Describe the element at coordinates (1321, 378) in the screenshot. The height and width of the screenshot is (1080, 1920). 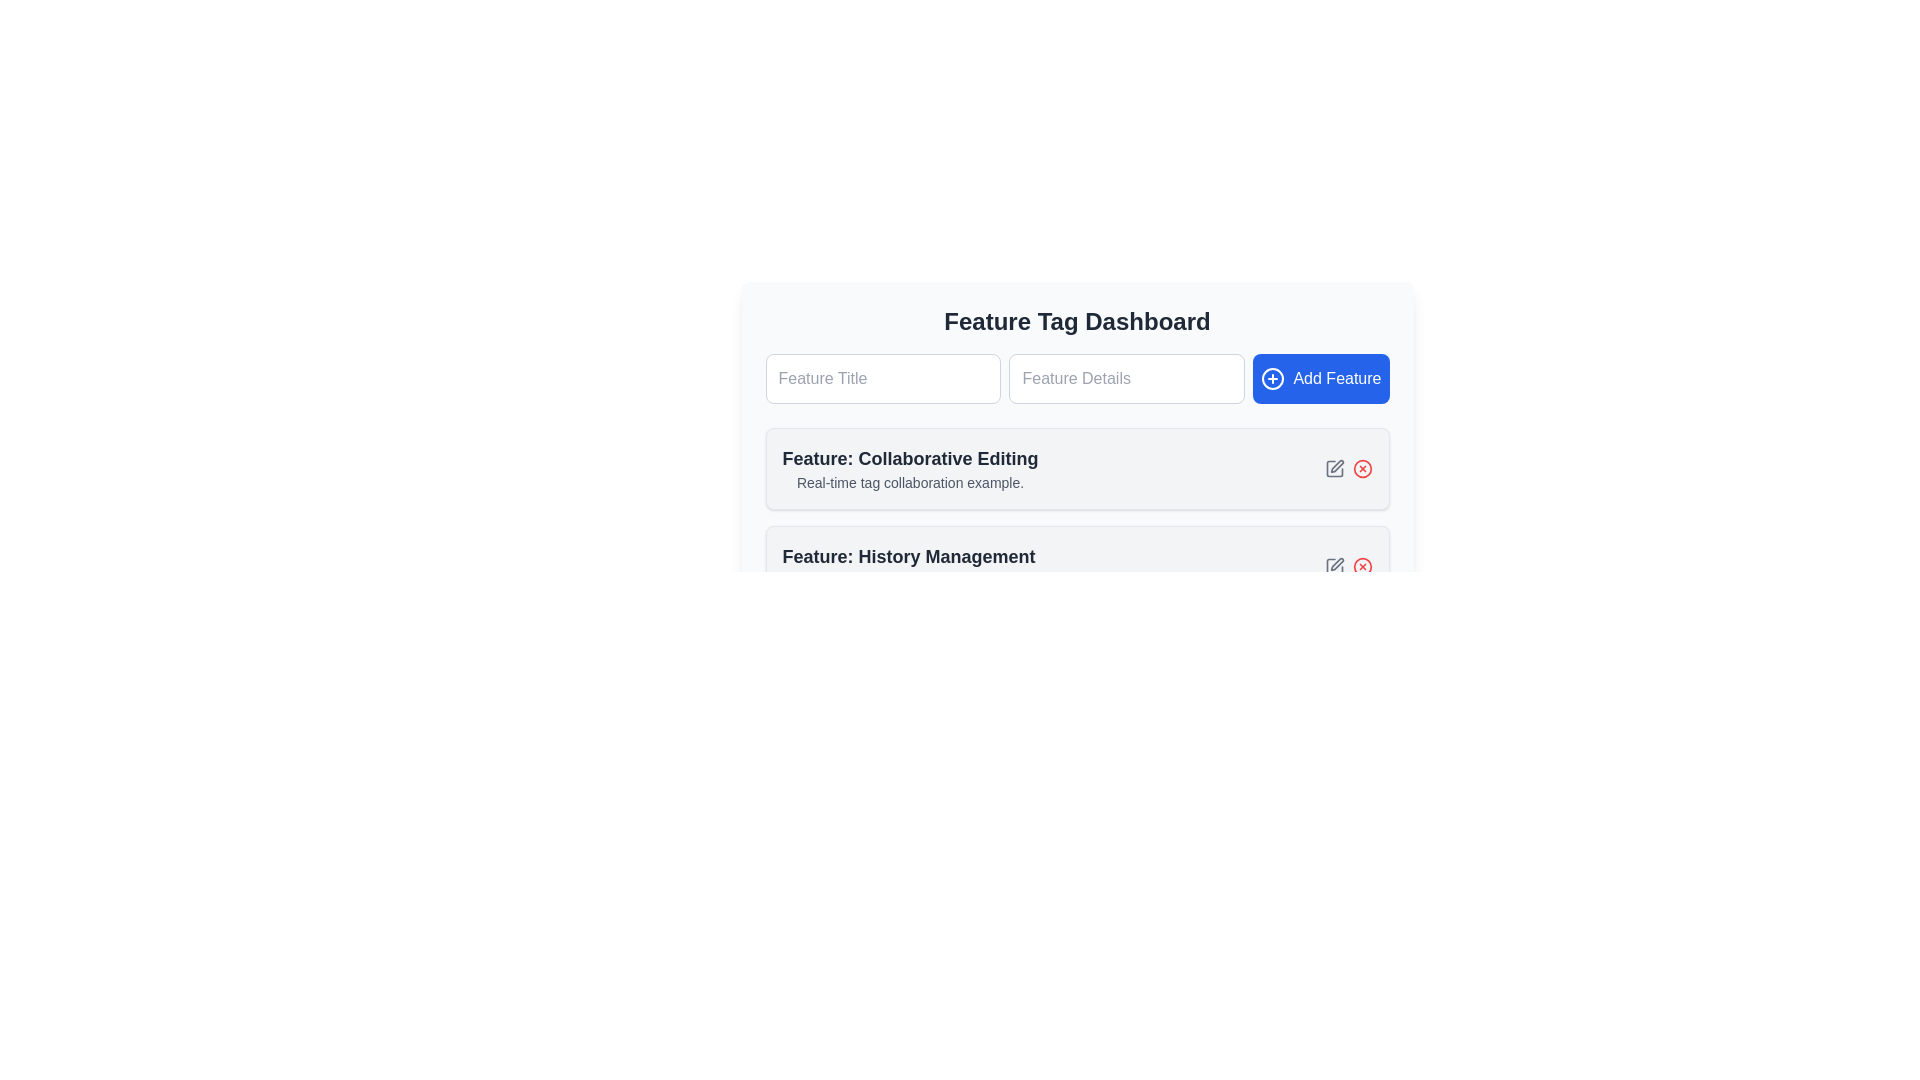
I see `the 'Add Feature' button, which has a vibrant blue background, rounded corners, and a circular icon with a plus sign on its left side` at that location.